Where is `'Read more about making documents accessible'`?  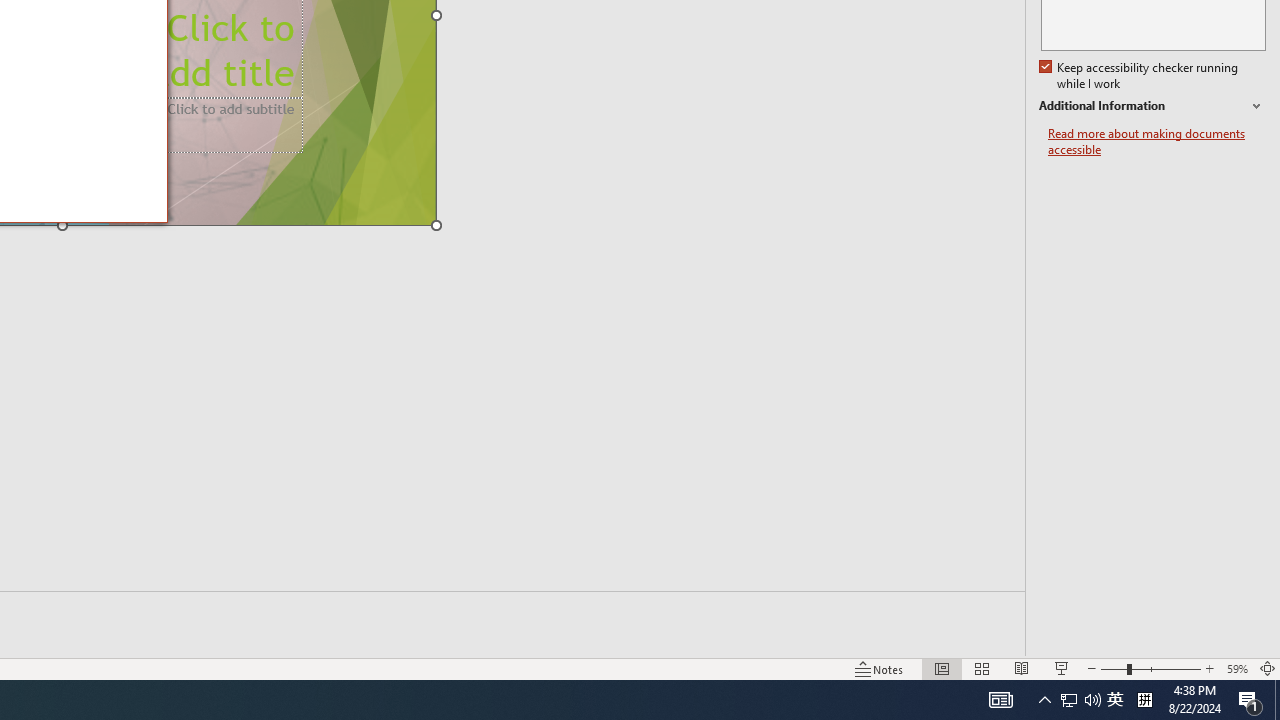
'Read more about making documents accessible' is located at coordinates (1157, 141).